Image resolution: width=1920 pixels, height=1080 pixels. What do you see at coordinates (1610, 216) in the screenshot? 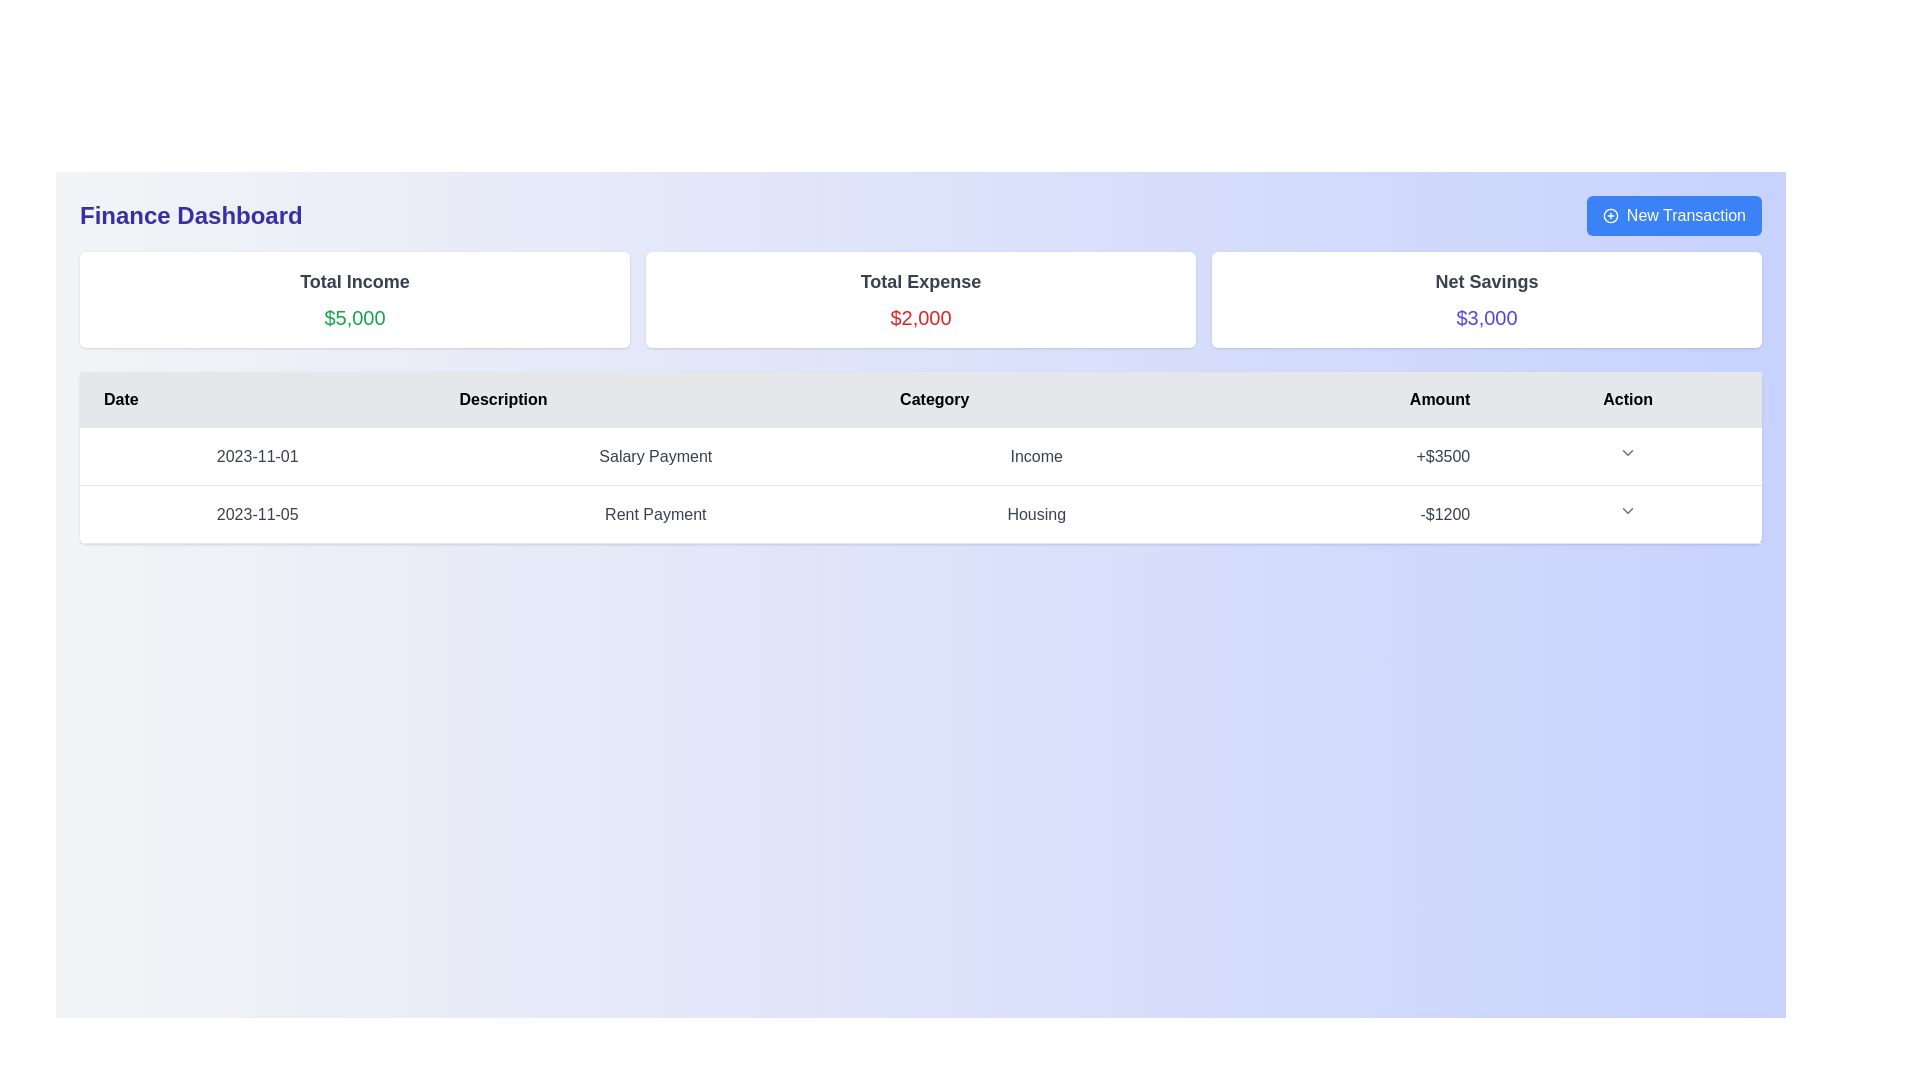
I see `the blue circle icon with a plus symbol, which is located to the left of the 'New Transaction' button` at bounding box center [1610, 216].